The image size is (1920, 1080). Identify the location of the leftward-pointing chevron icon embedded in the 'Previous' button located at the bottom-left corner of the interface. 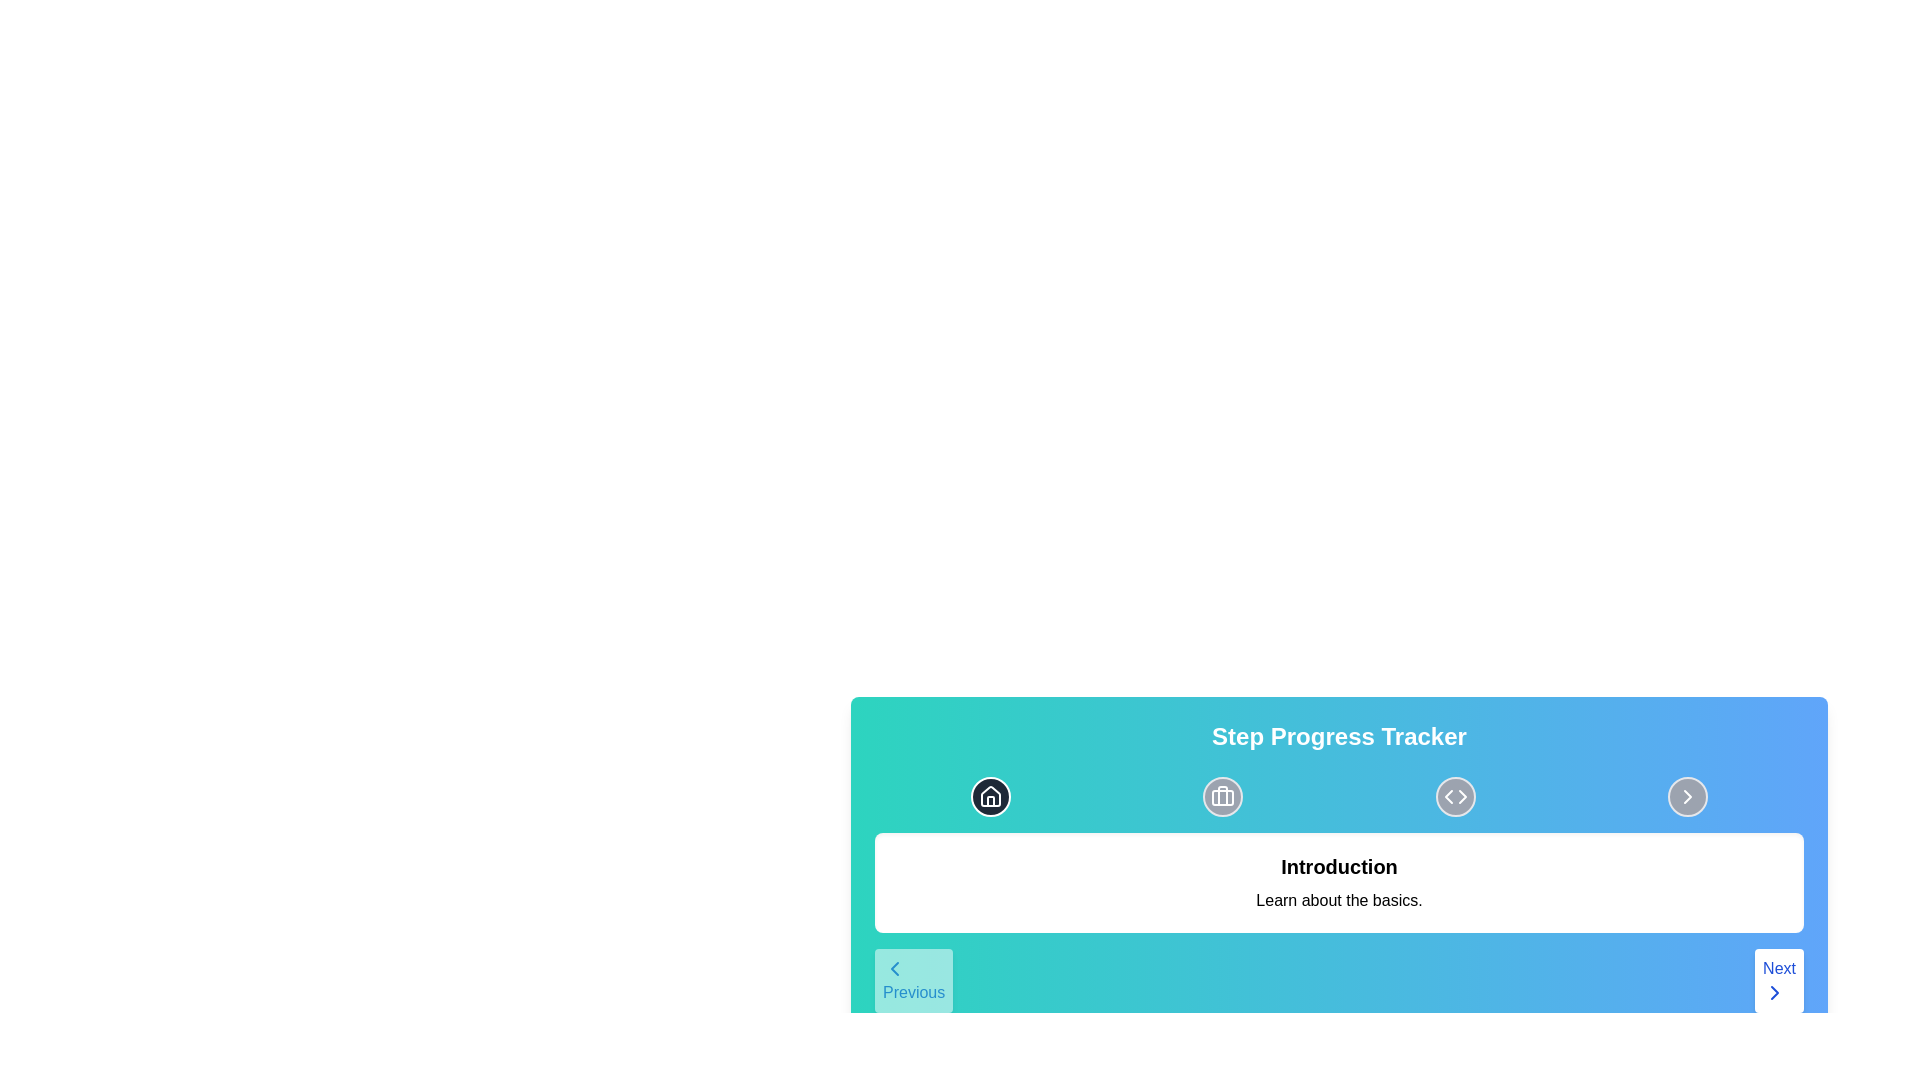
(893, 967).